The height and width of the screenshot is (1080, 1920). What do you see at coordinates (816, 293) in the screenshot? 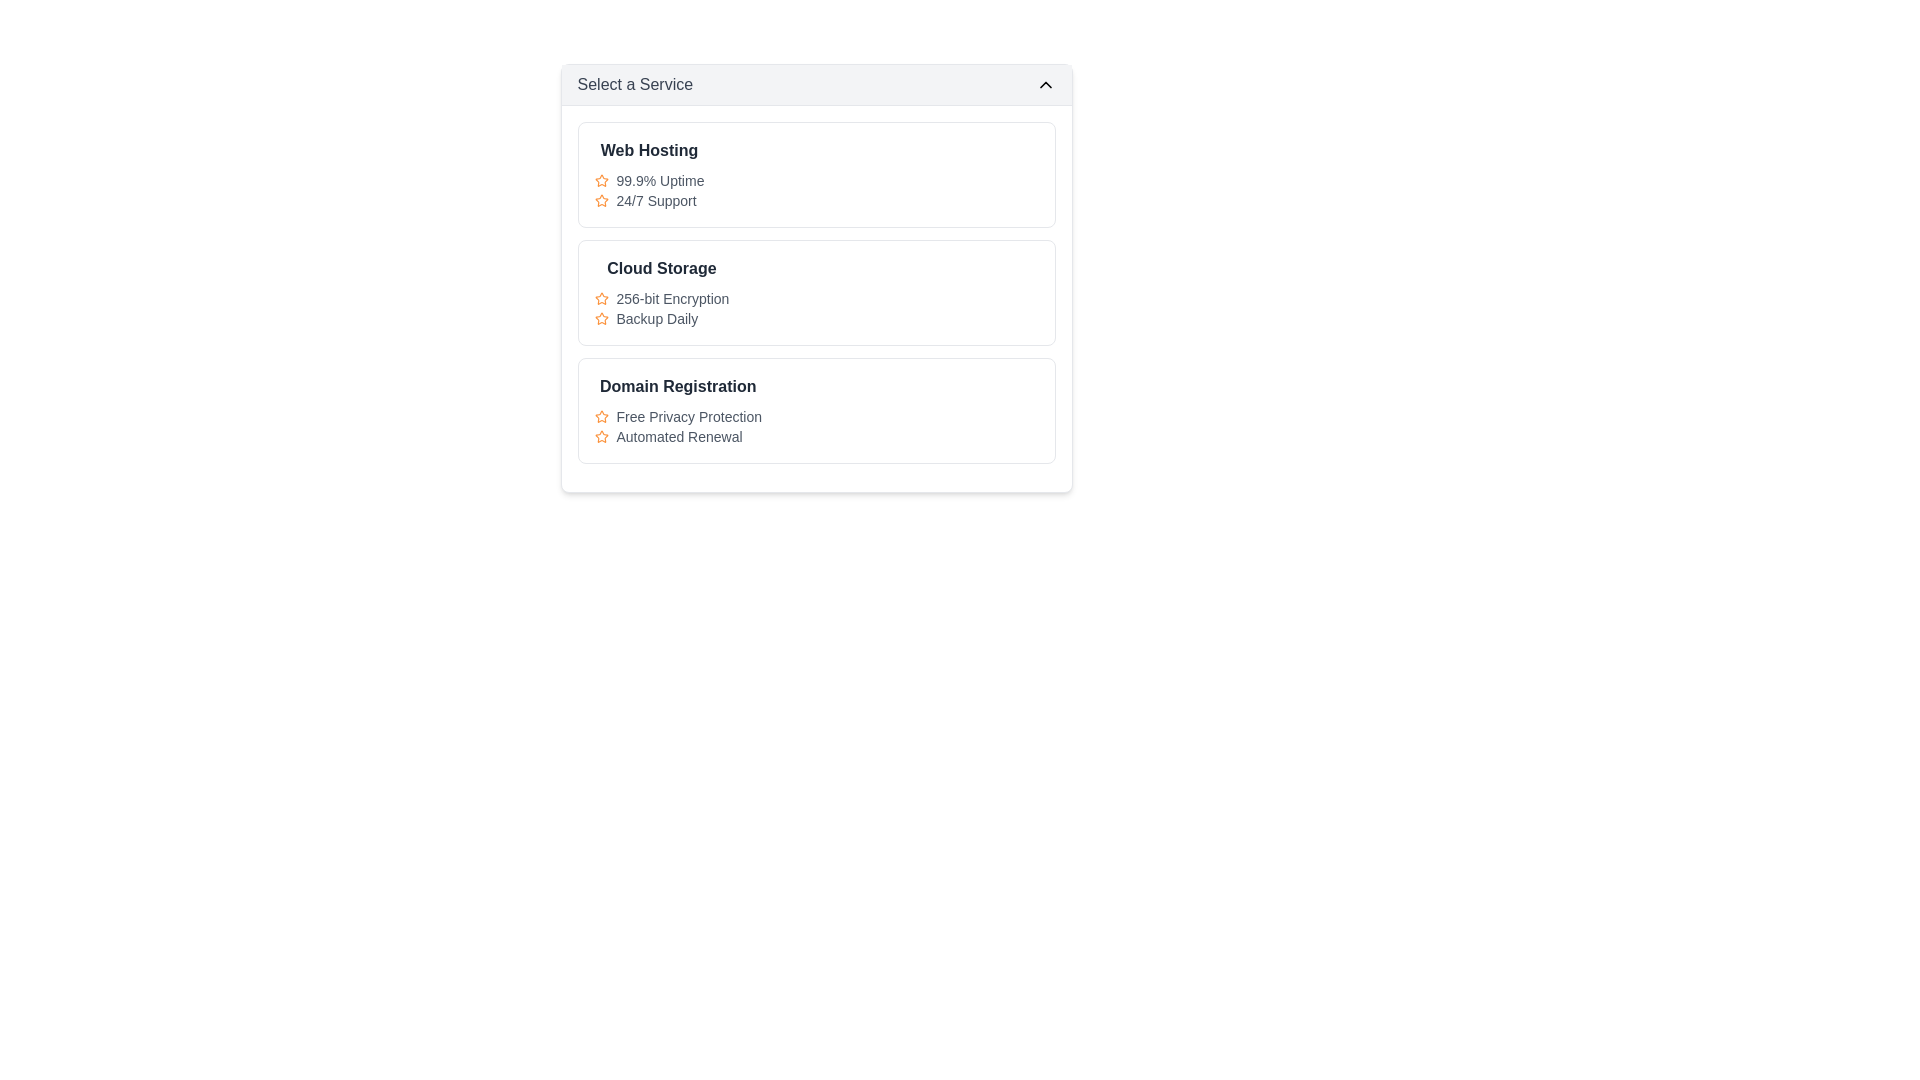
I see `the 'Cloud Storage' option card element, which is the second item in the 'Select a Service' section` at bounding box center [816, 293].